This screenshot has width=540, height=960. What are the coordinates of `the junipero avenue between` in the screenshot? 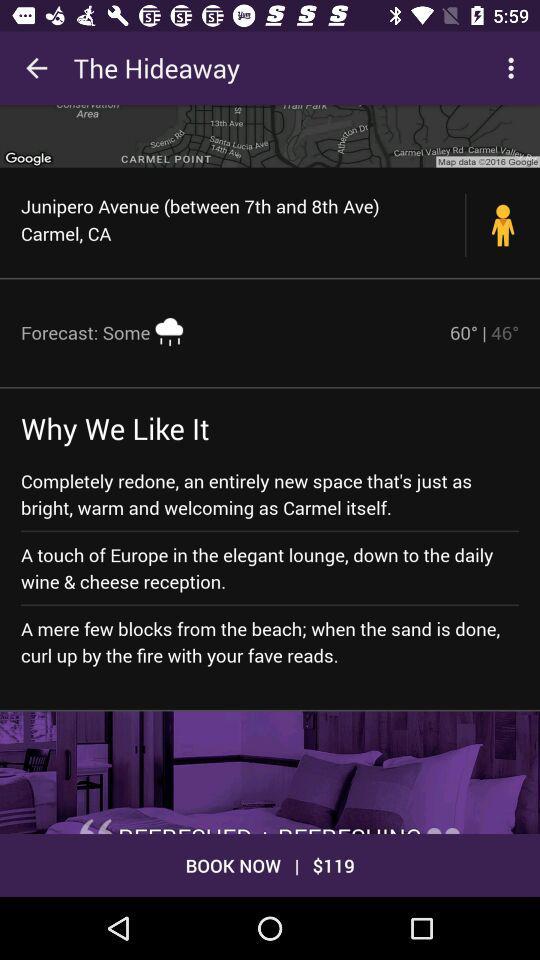 It's located at (243, 219).